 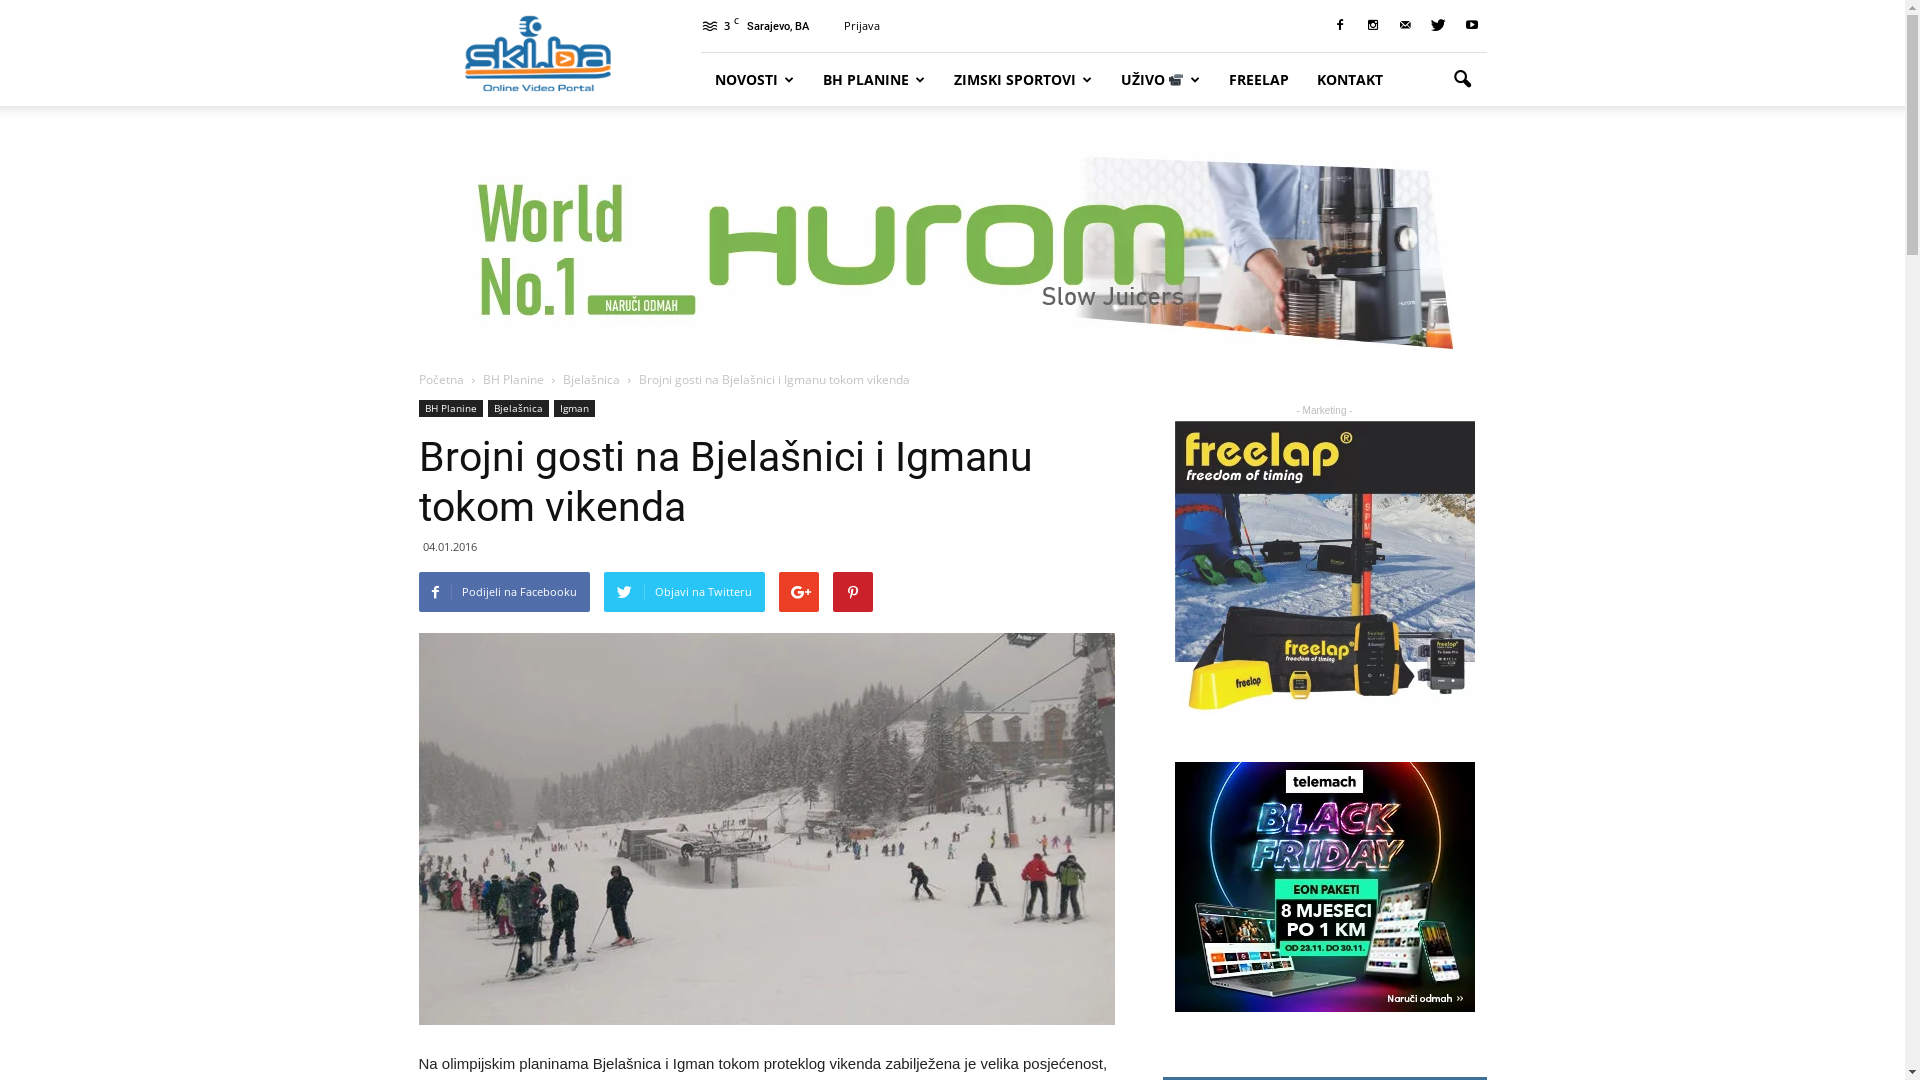 I want to click on 'Twitter', so click(x=1423, y=26).